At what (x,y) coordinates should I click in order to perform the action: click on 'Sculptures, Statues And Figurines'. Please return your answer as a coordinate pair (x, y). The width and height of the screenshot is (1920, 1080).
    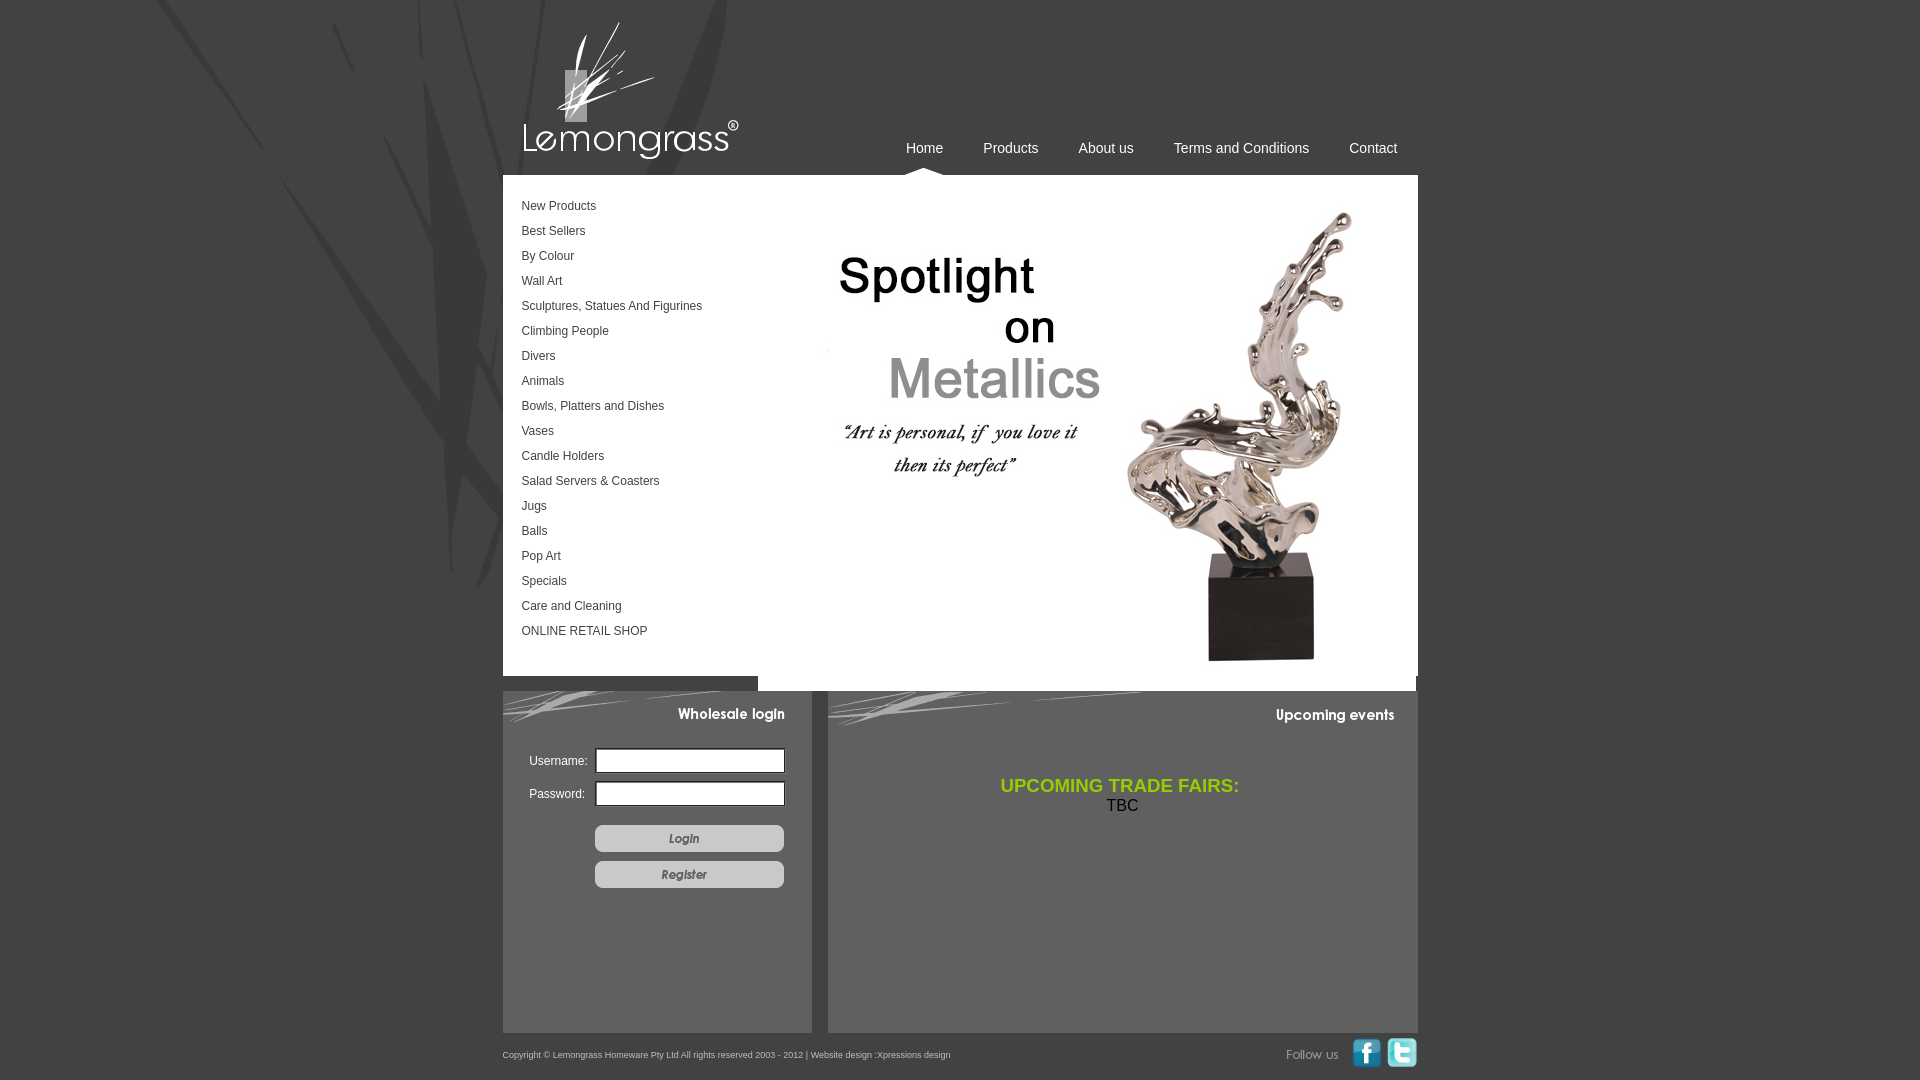
    Looking at the image, I should click on (627, 308).